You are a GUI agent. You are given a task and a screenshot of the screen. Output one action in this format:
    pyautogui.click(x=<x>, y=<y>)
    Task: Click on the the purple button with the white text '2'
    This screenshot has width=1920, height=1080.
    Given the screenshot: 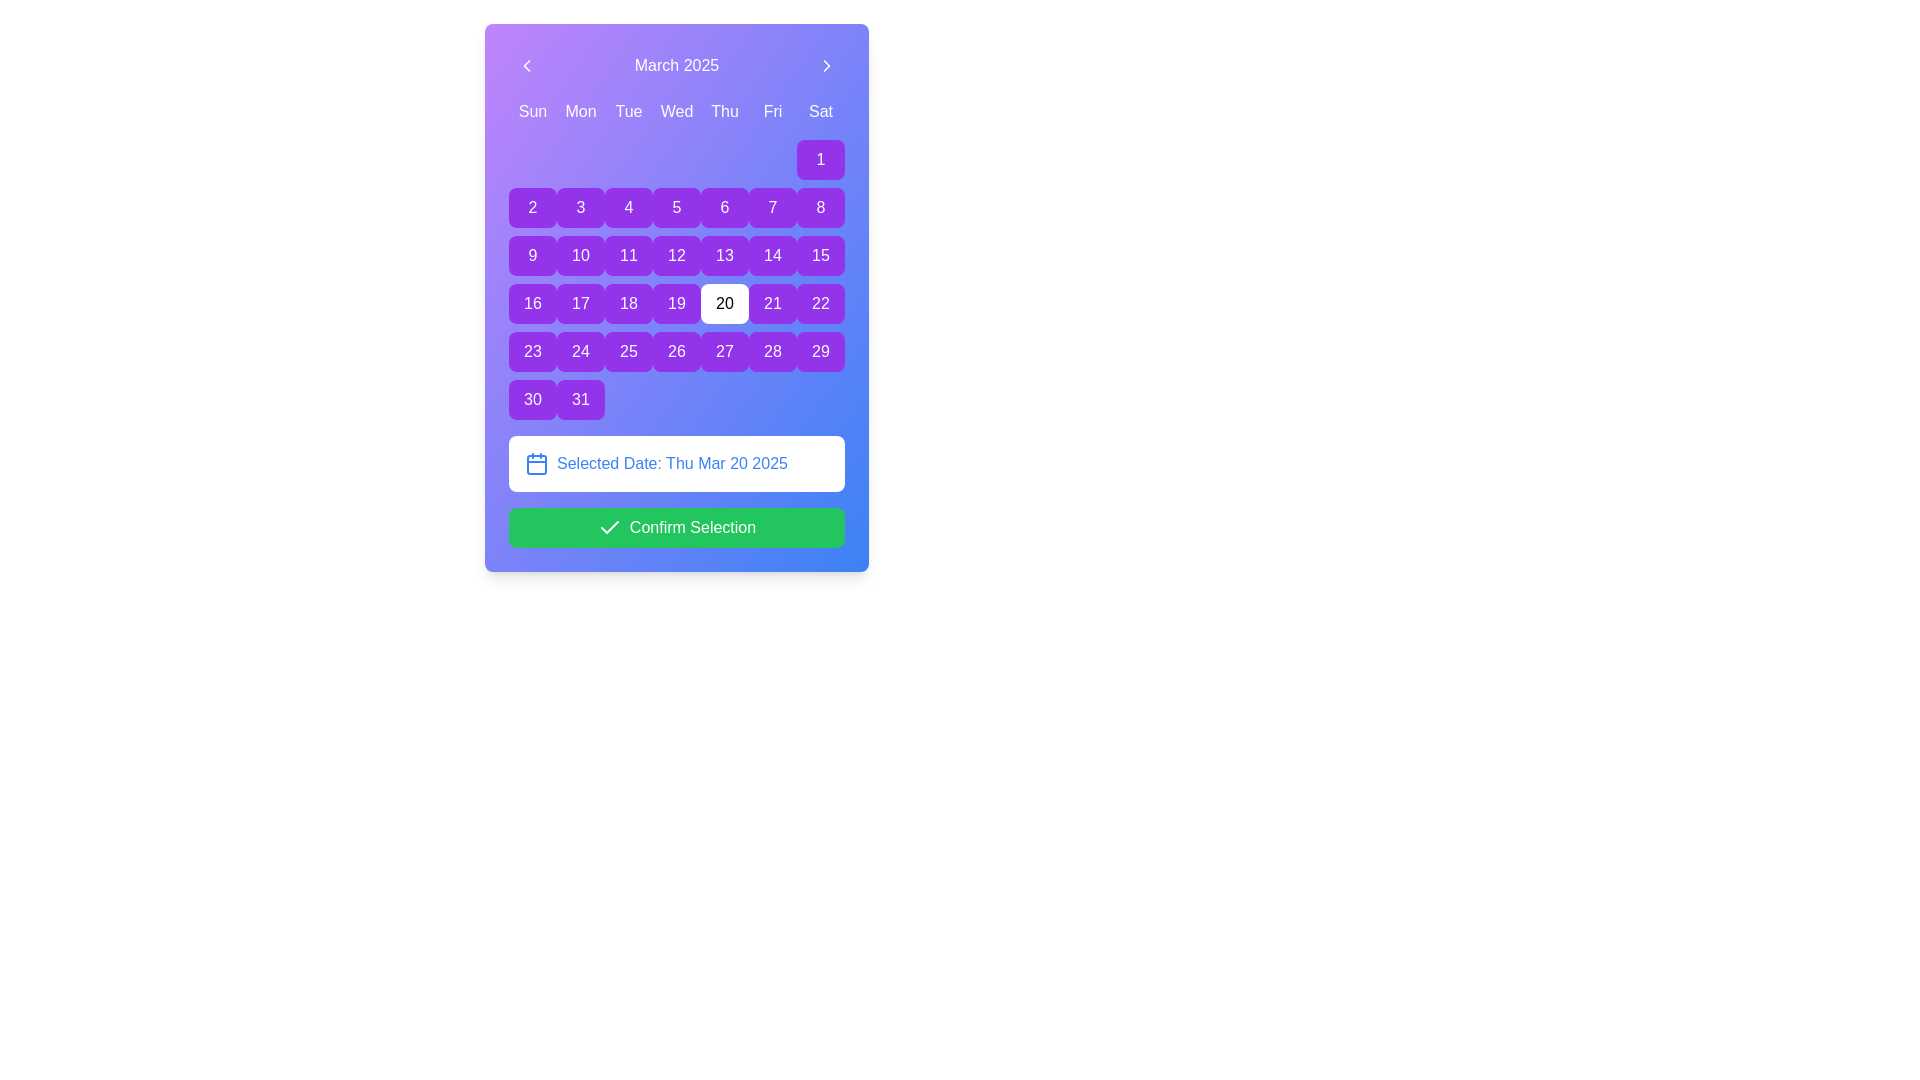 What is the action you would take?
    pyautogui.click(x=532, y=208)
    